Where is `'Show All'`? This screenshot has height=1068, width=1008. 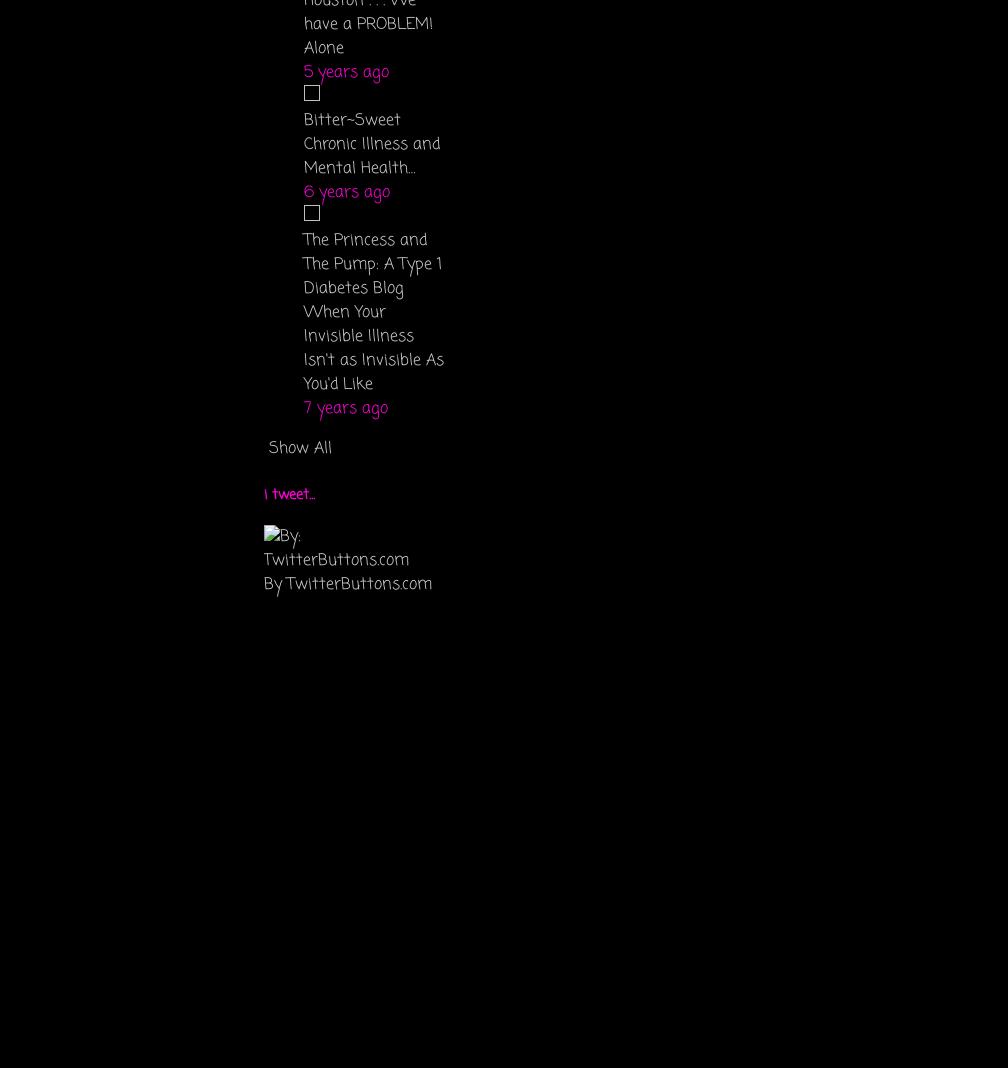
'Show All' is located at coordinates (300, 448).